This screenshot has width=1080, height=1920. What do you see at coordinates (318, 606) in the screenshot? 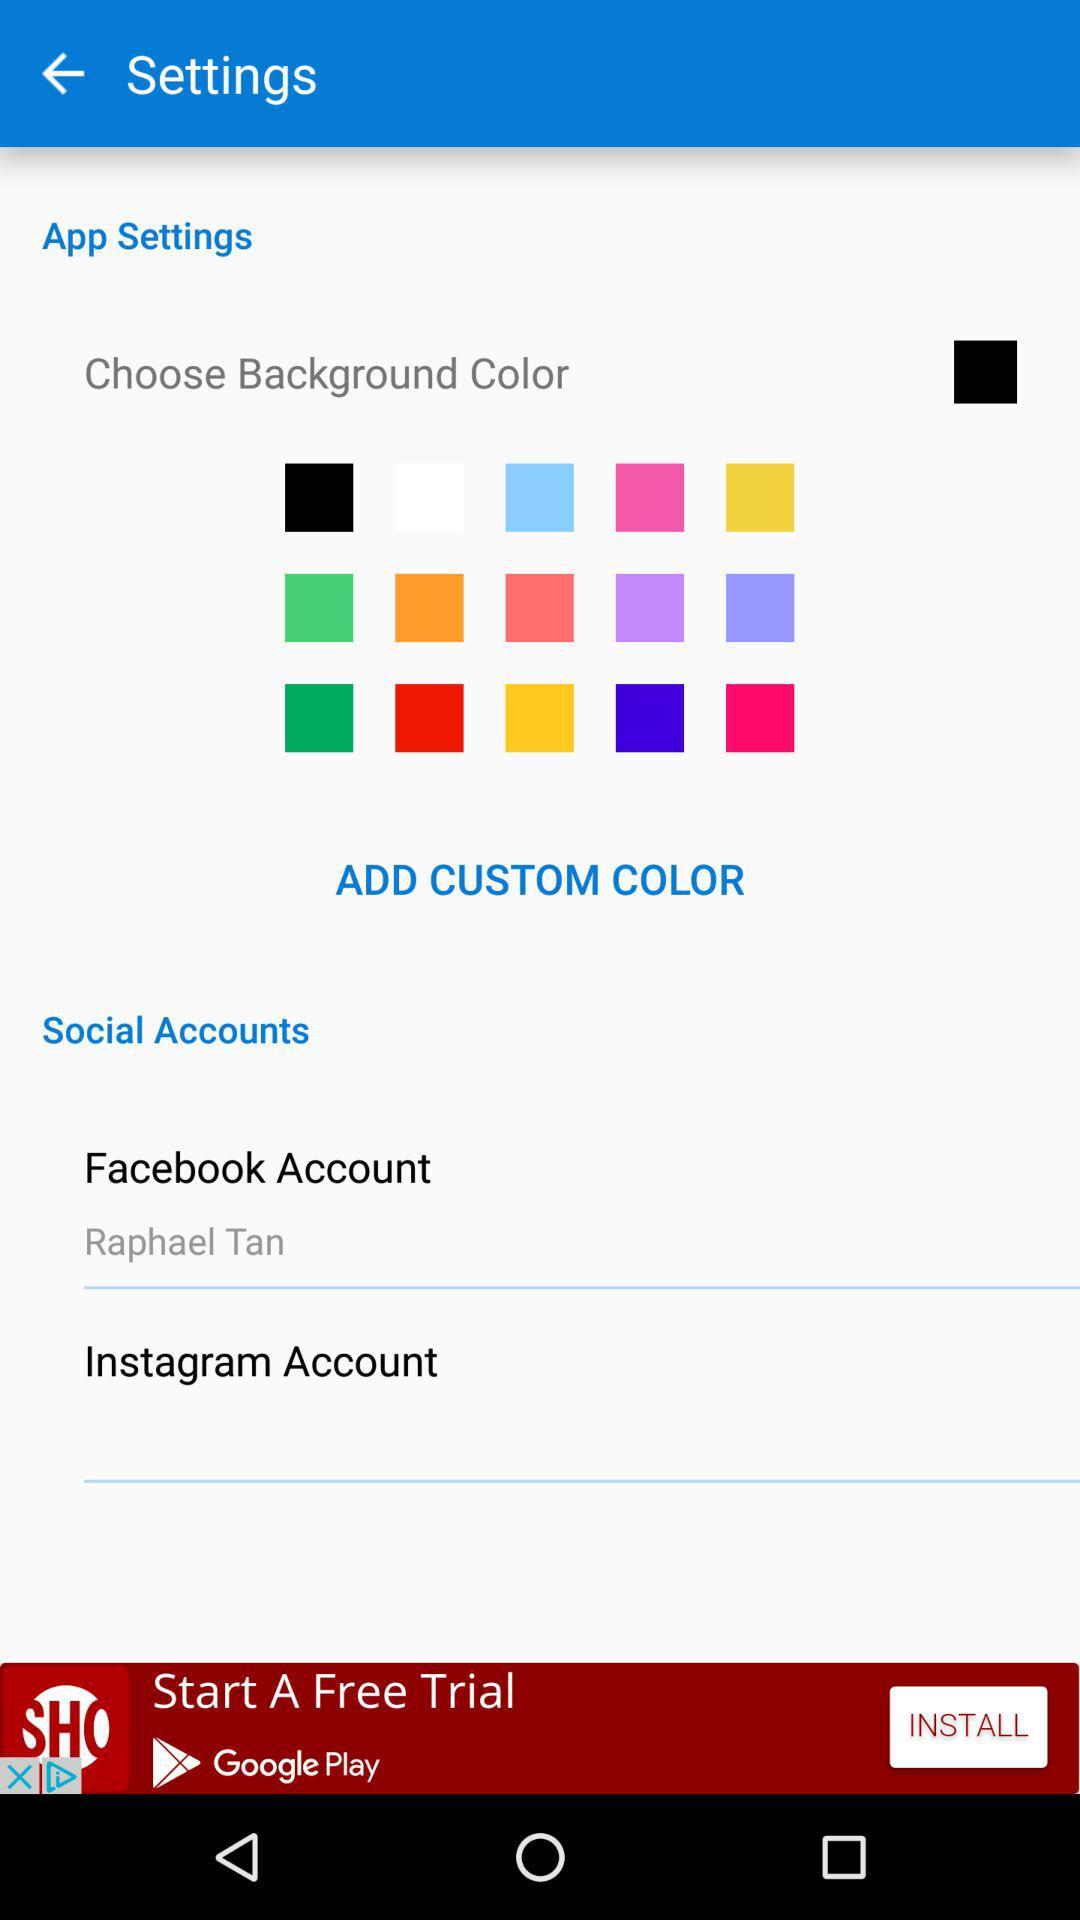
I see `light green color` at bounding box center [318, 606].